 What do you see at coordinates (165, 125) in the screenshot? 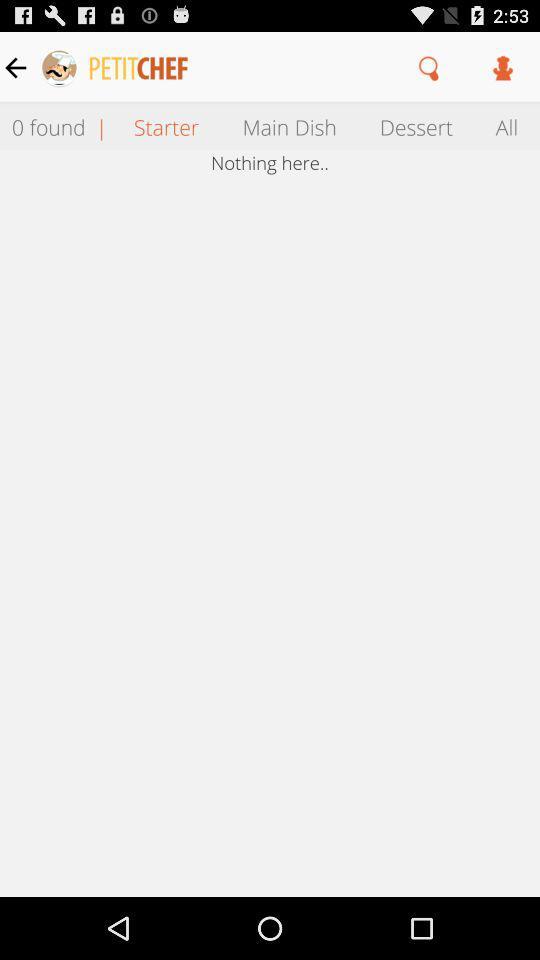
I see `the icon next to | item` at bounding box center [165, 125].